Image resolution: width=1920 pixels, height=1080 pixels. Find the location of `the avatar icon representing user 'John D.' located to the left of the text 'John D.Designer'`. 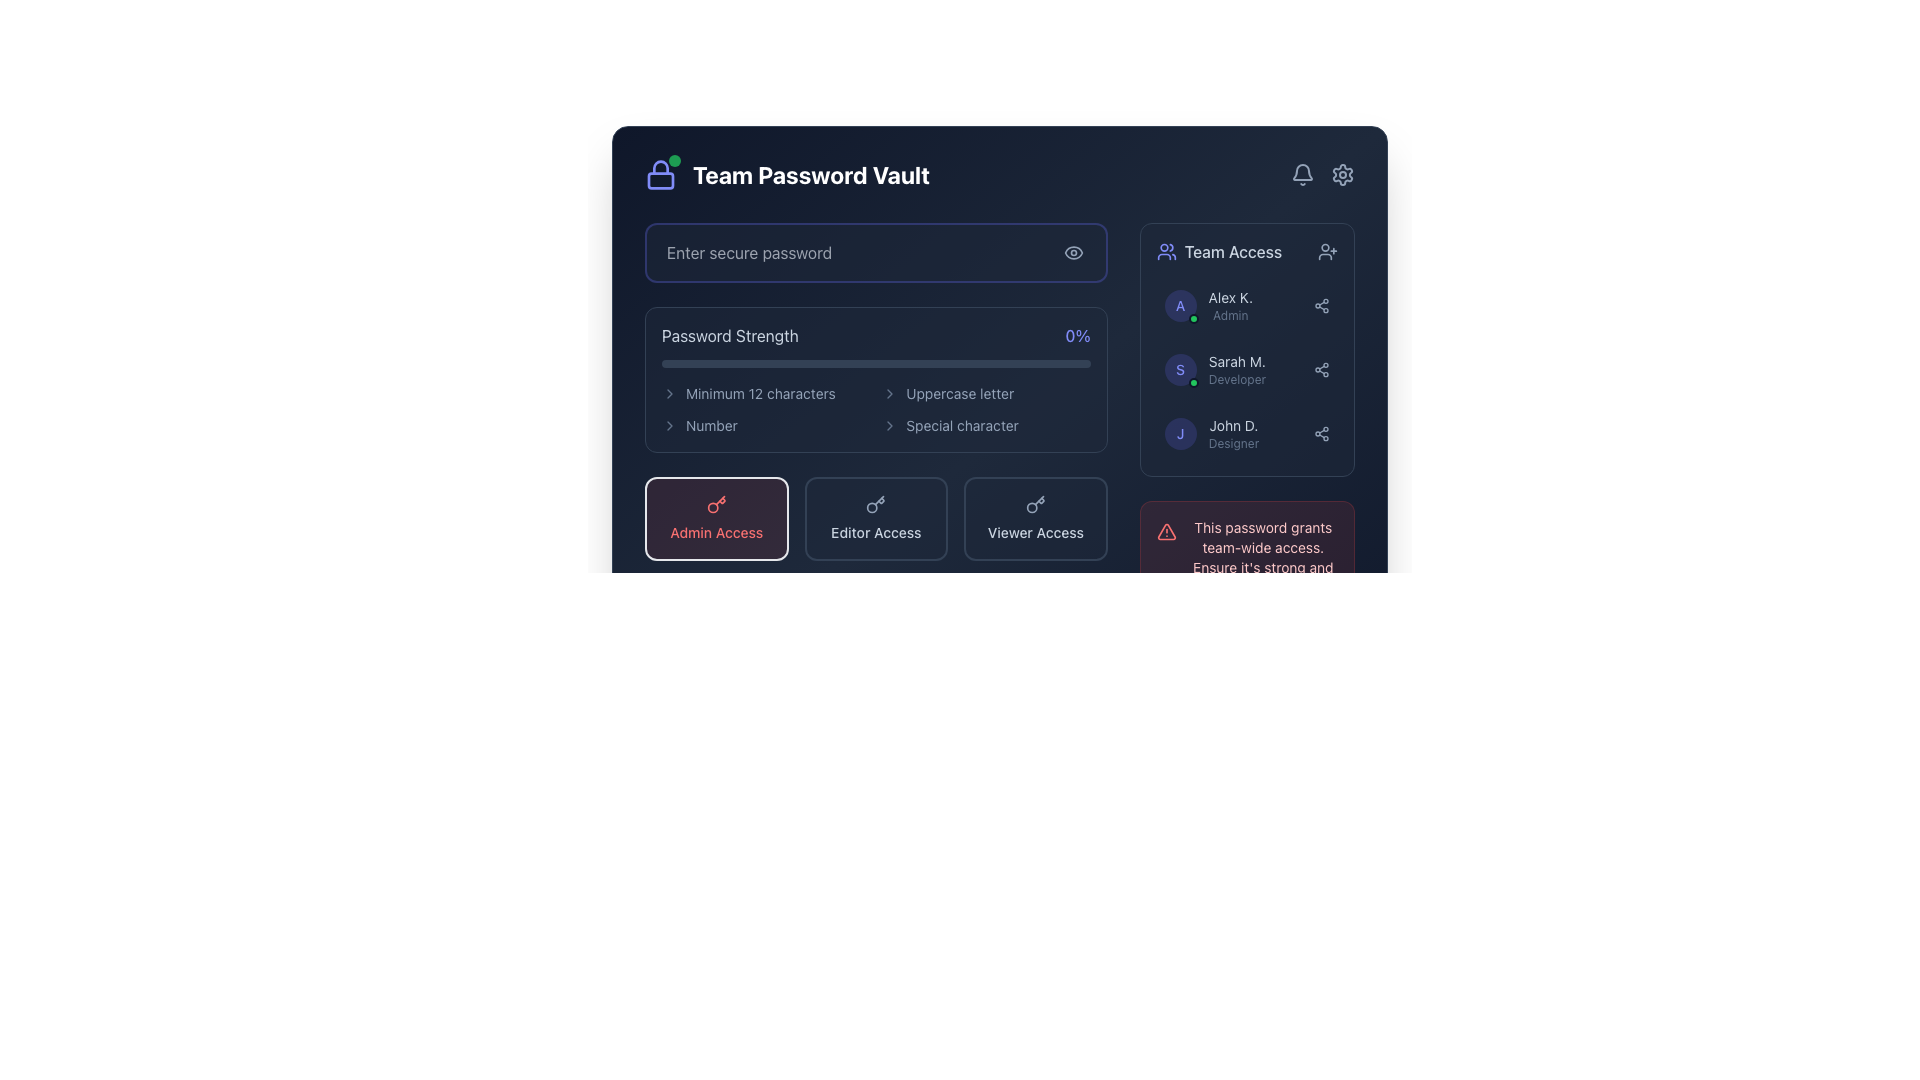

the avatar icon representing user 'John D.' located to the left of the text 'John D.Designer' is located at coordinates (1180, 433).